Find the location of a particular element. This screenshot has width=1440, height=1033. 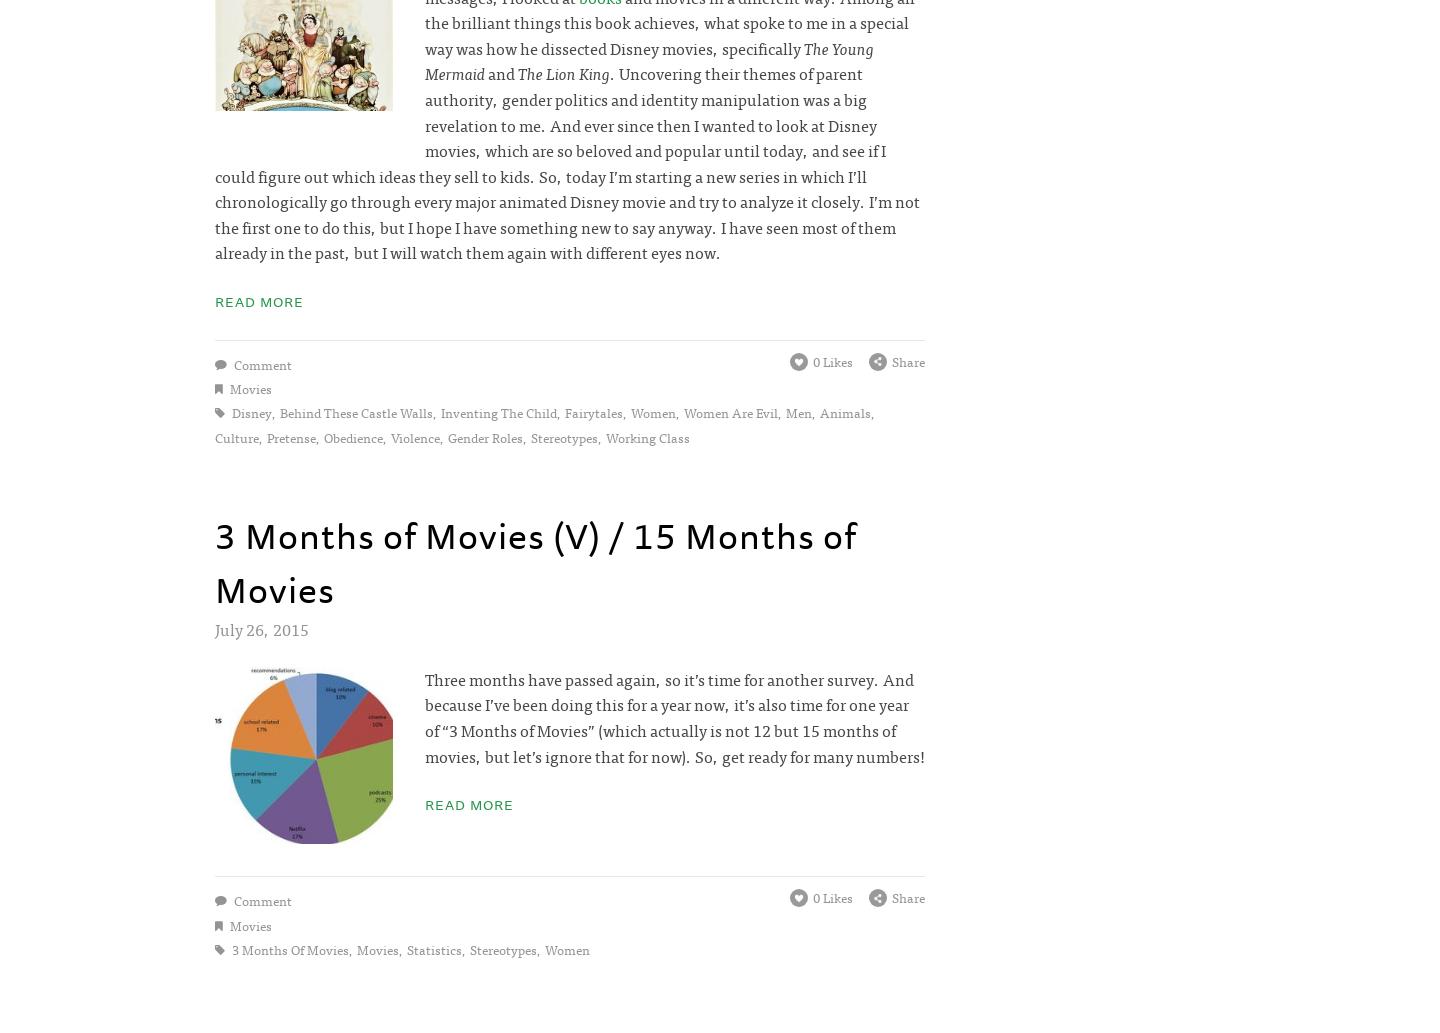

'working class' is located at coordinates (647, 436).